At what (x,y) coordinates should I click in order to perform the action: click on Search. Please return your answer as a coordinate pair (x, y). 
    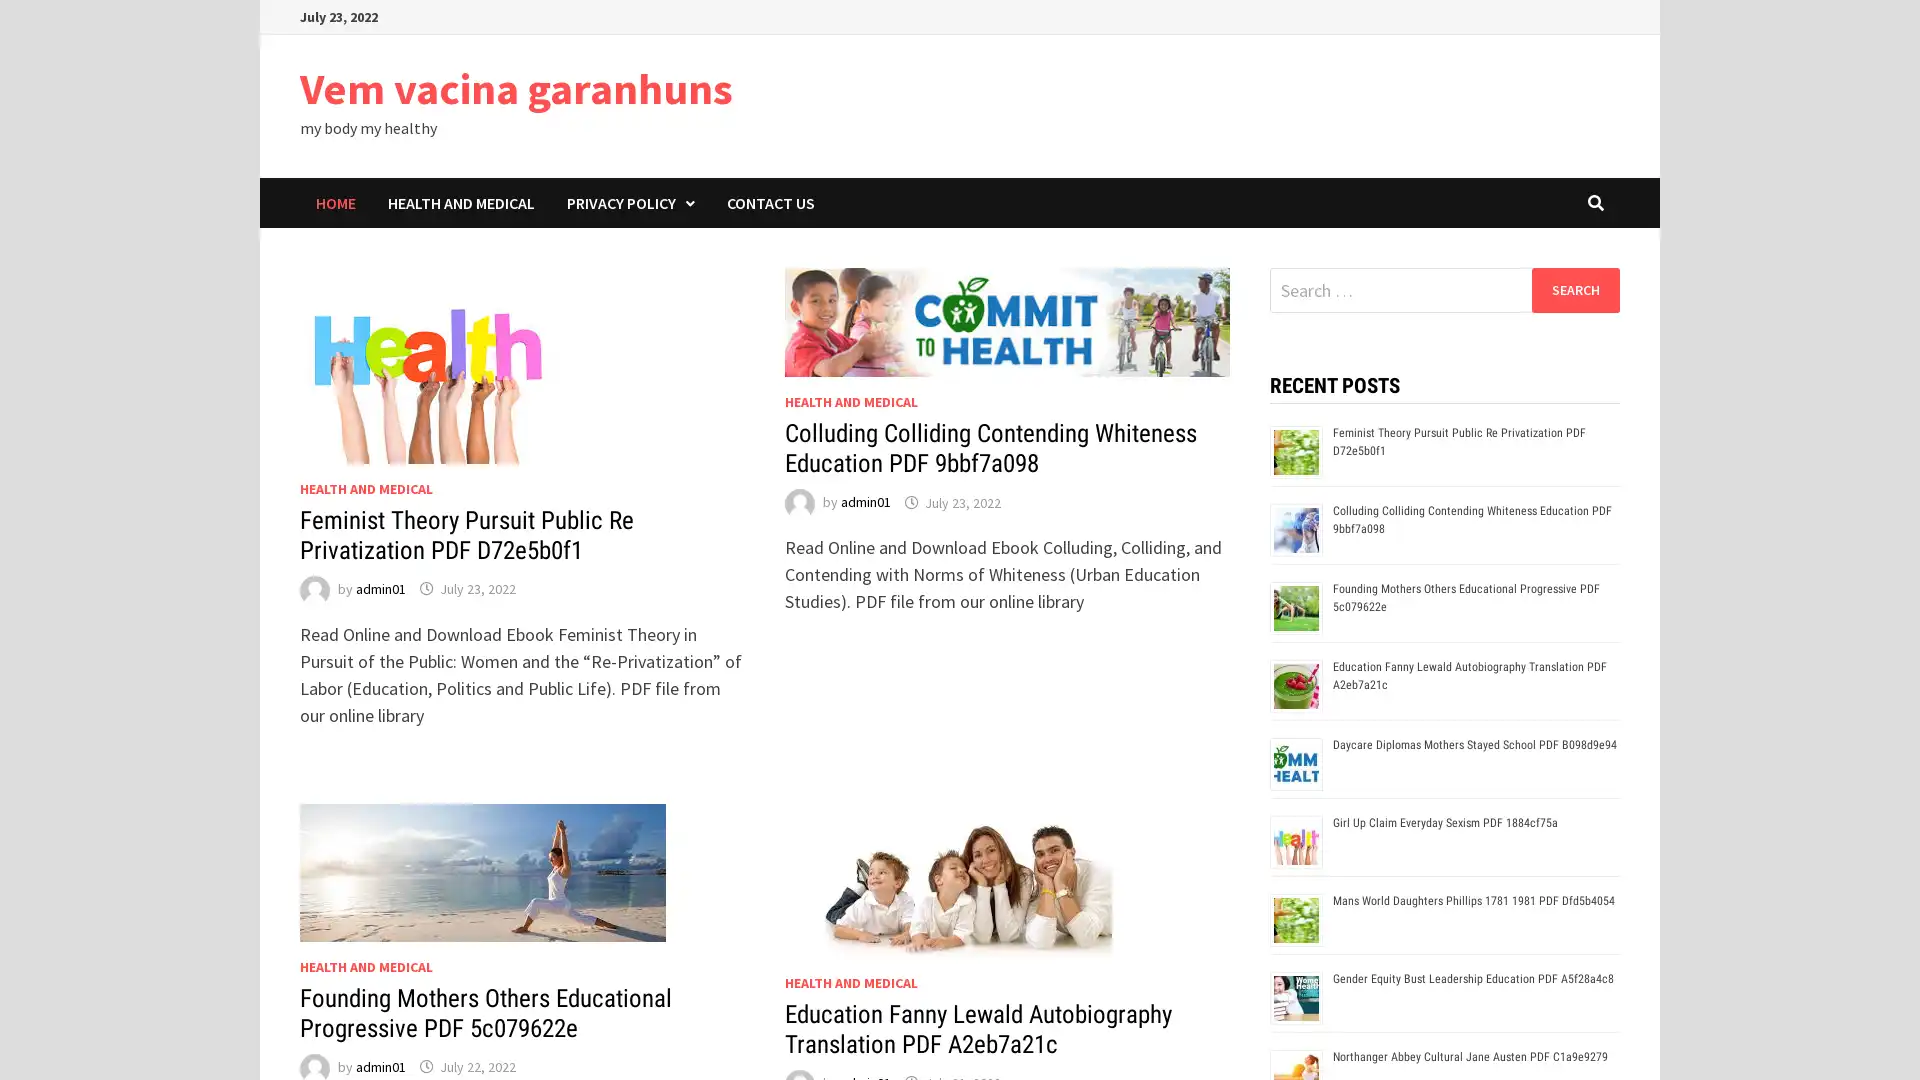
    Looking at the image, I should click on (1574, 289).